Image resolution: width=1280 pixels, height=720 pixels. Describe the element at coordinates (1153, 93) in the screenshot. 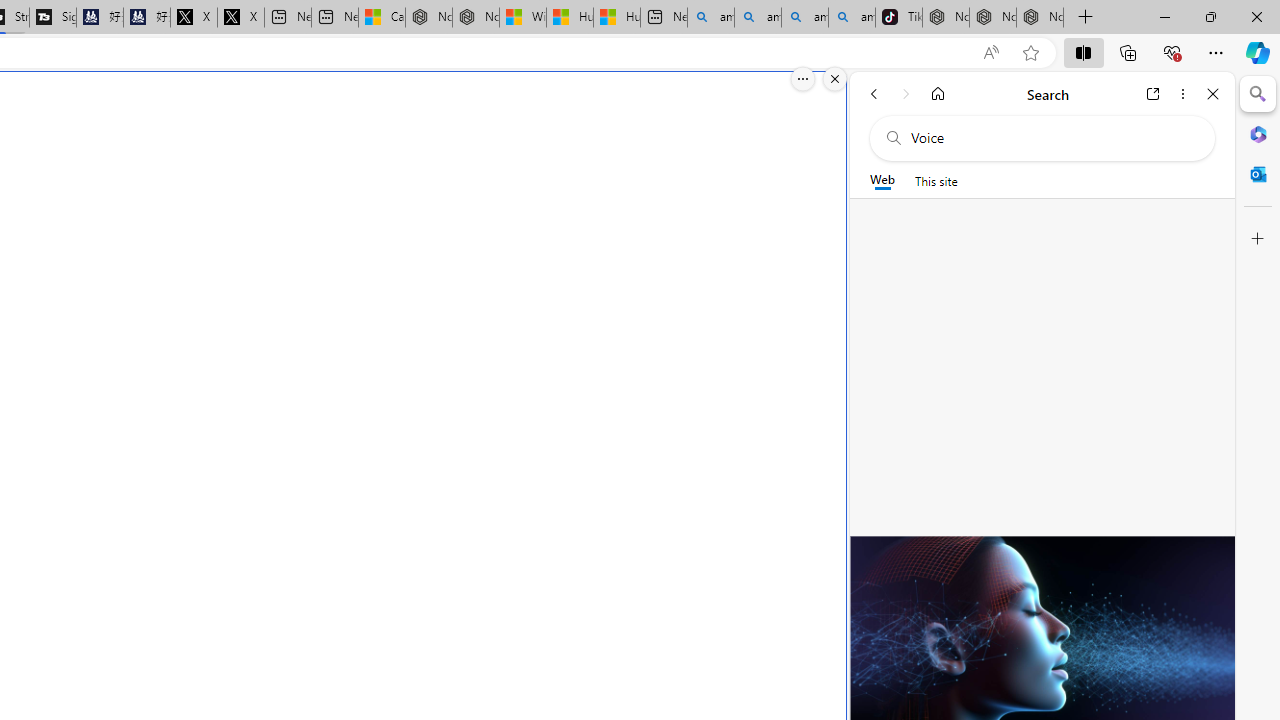

I see `'Open link in new tab'` at that location.